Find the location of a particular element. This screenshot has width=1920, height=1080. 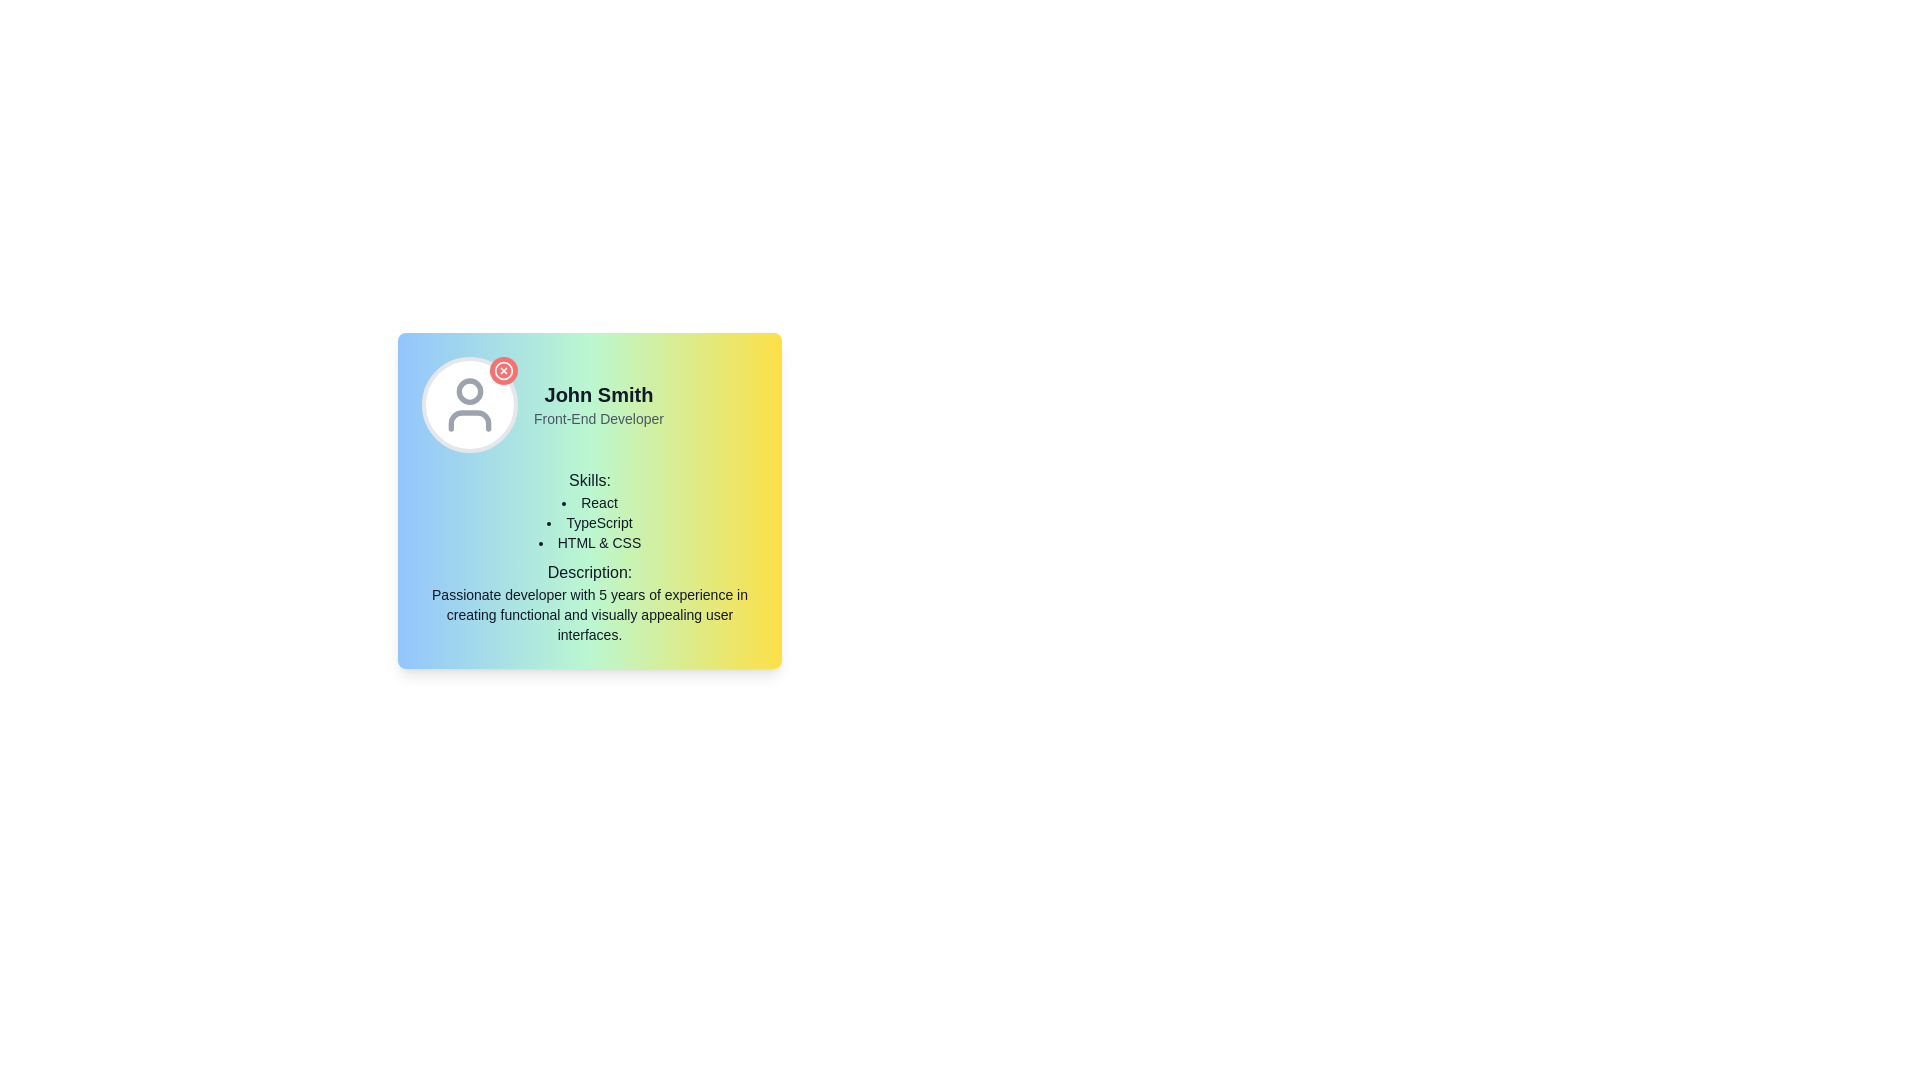

the text block titled 'Skills:' which includes a list of programming technologies: 'React', 'TypeScript', and 'HTML & CSS' is located at coordinates (589, 509).